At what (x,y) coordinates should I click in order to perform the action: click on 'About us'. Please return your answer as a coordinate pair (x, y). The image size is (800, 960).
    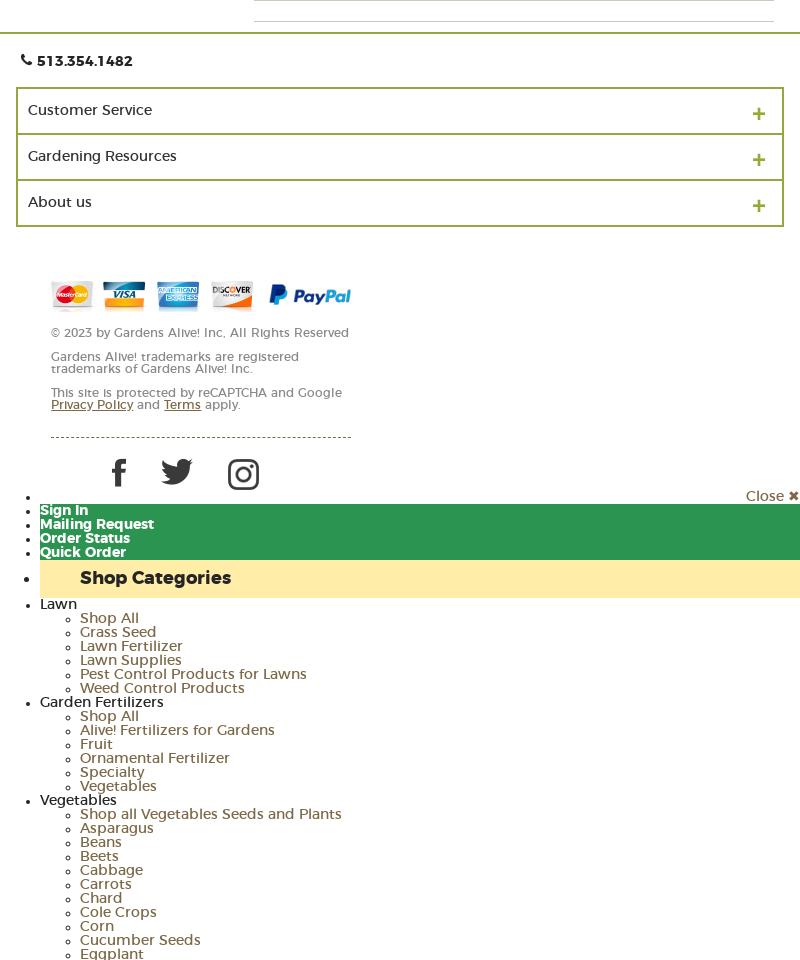
    Looking at the image, I should click on (28, 201).